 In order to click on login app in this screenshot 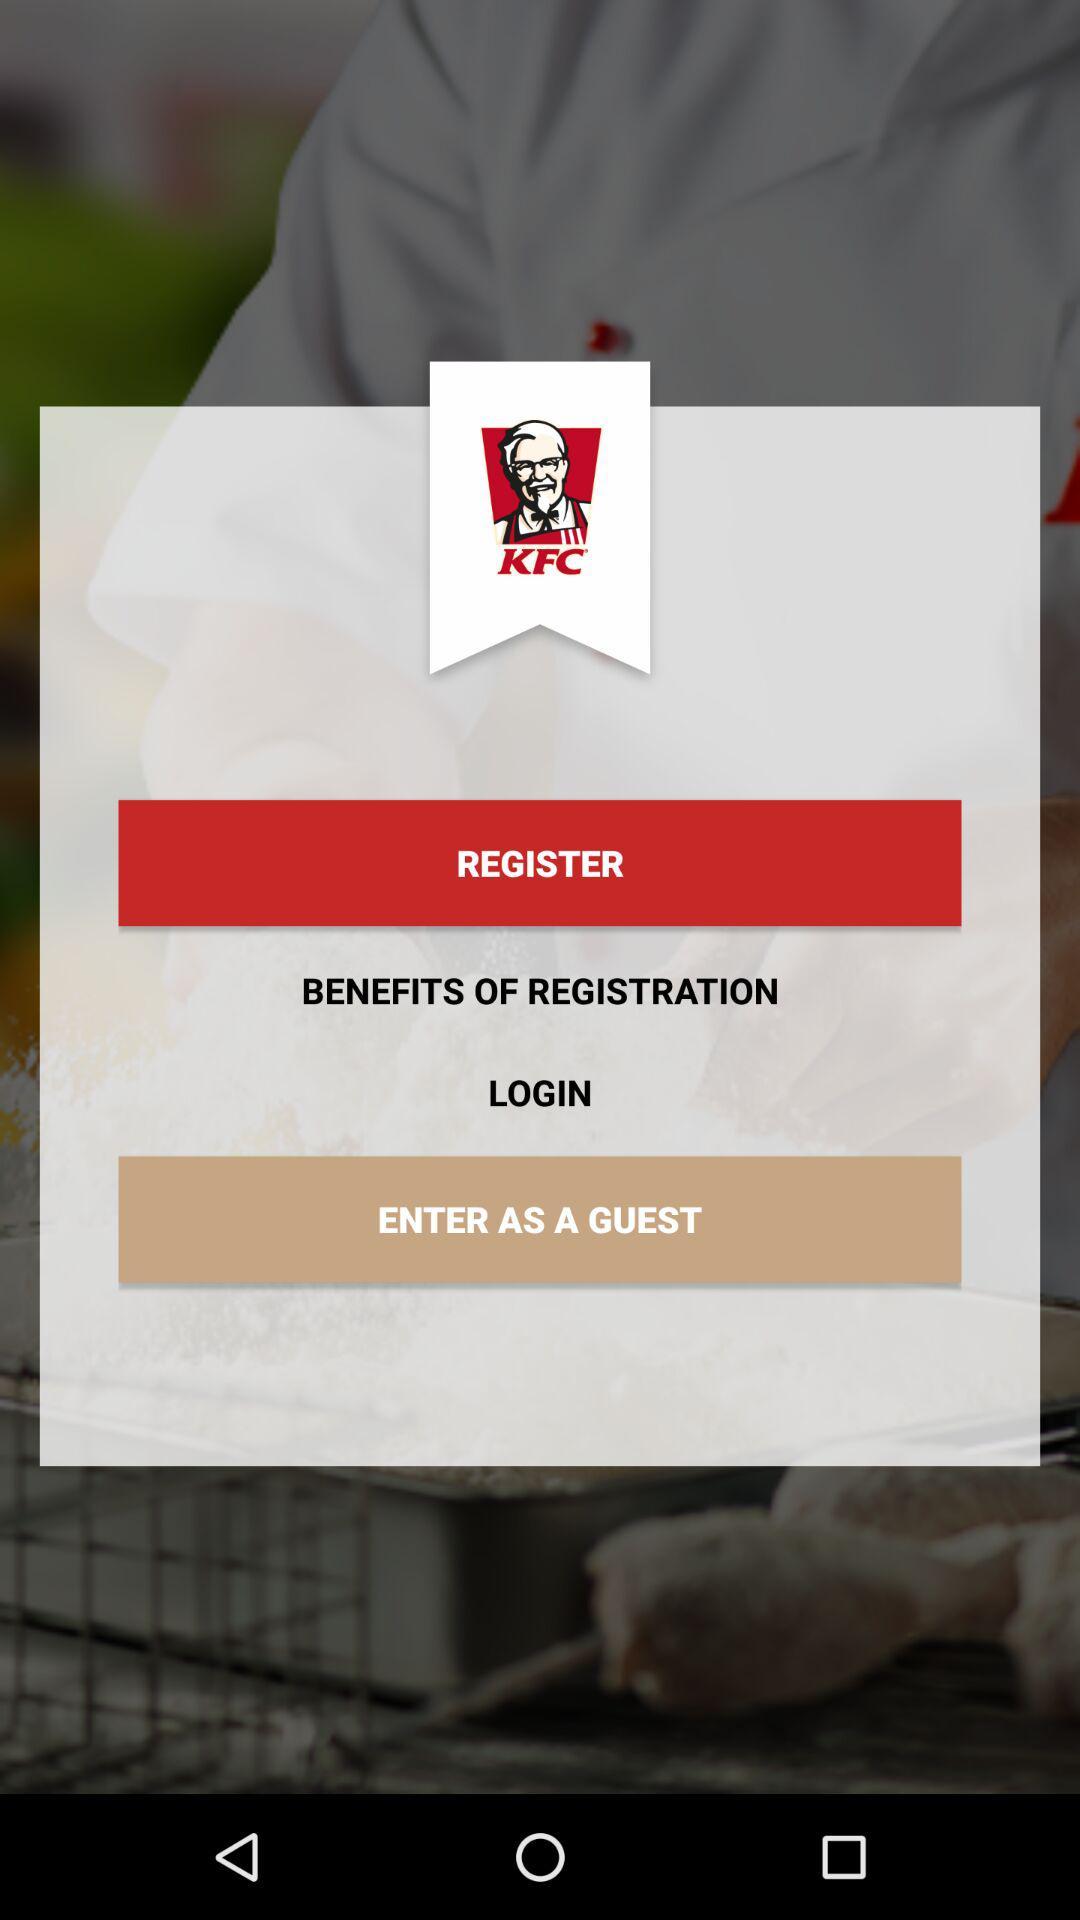, I will do `click(540, 1091)`.